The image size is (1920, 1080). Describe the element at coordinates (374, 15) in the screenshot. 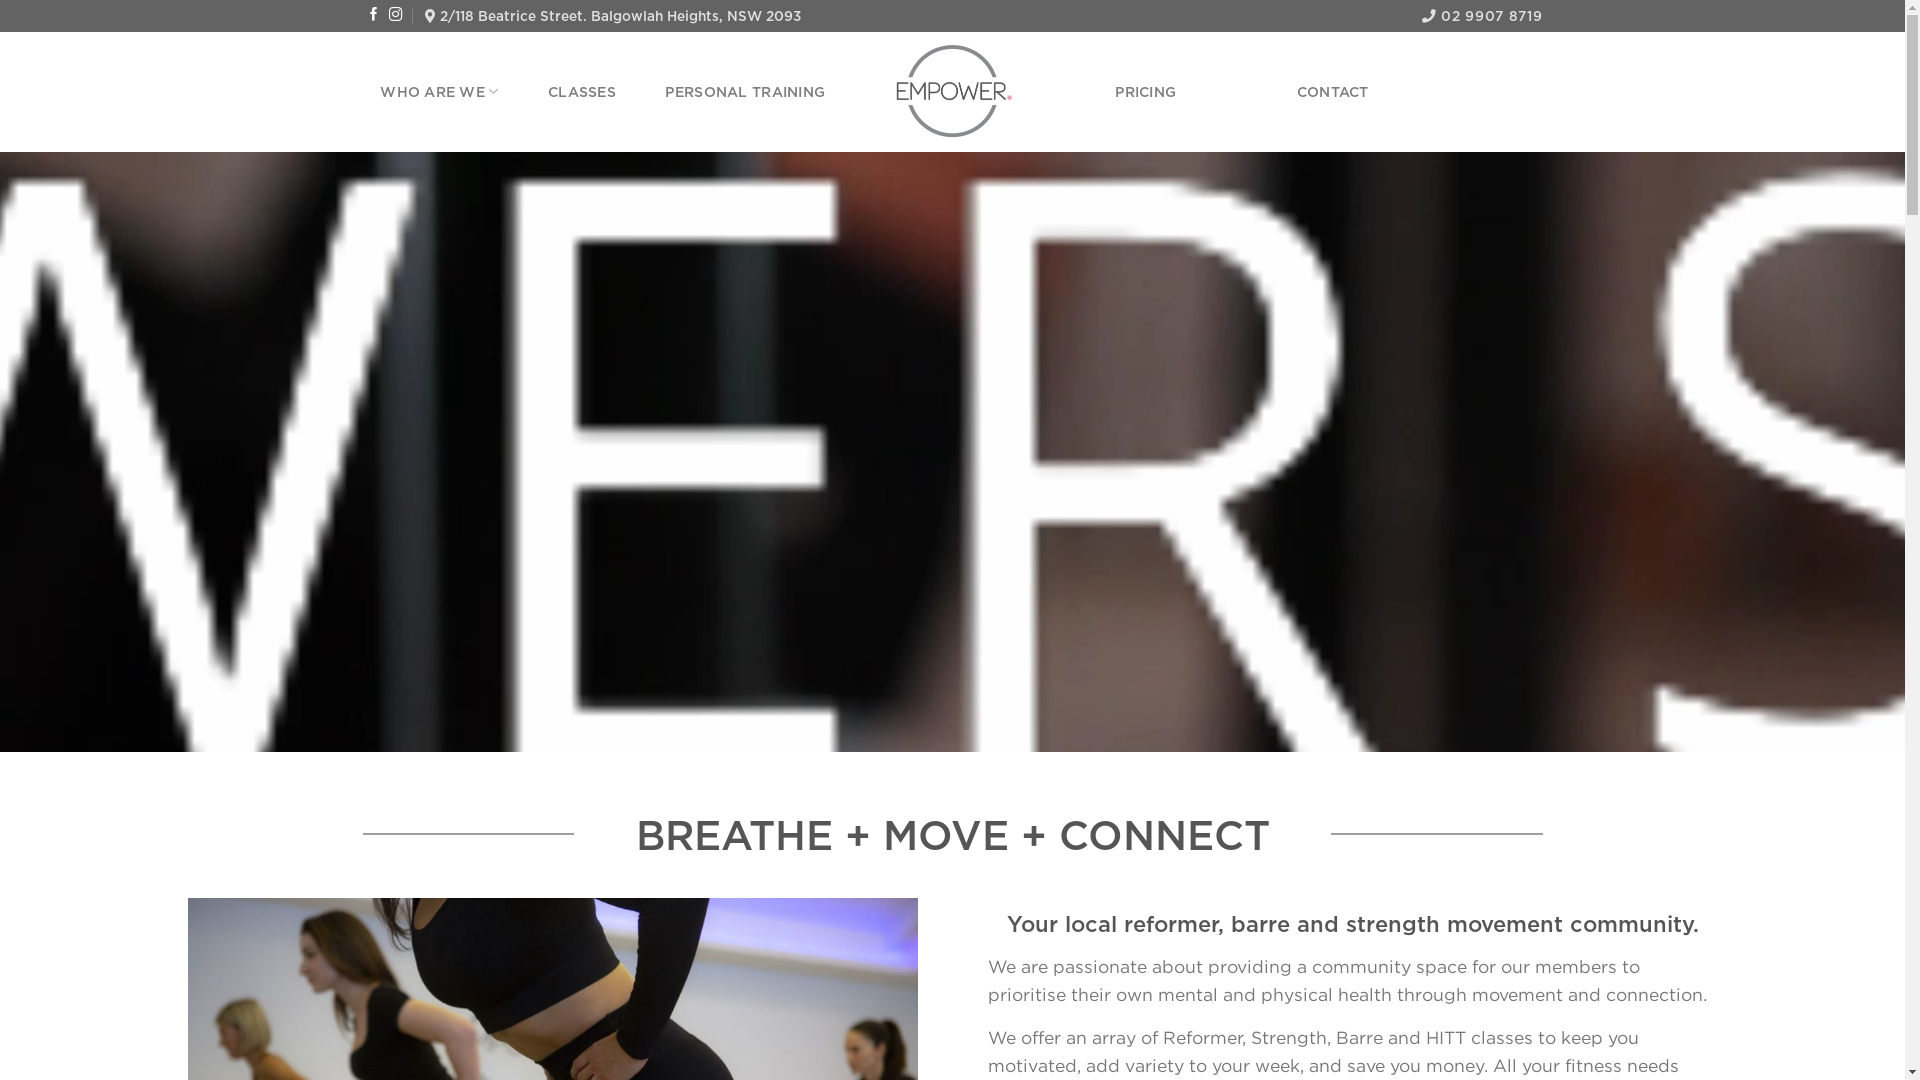

I see `'Follow on Facebook'` at that location.